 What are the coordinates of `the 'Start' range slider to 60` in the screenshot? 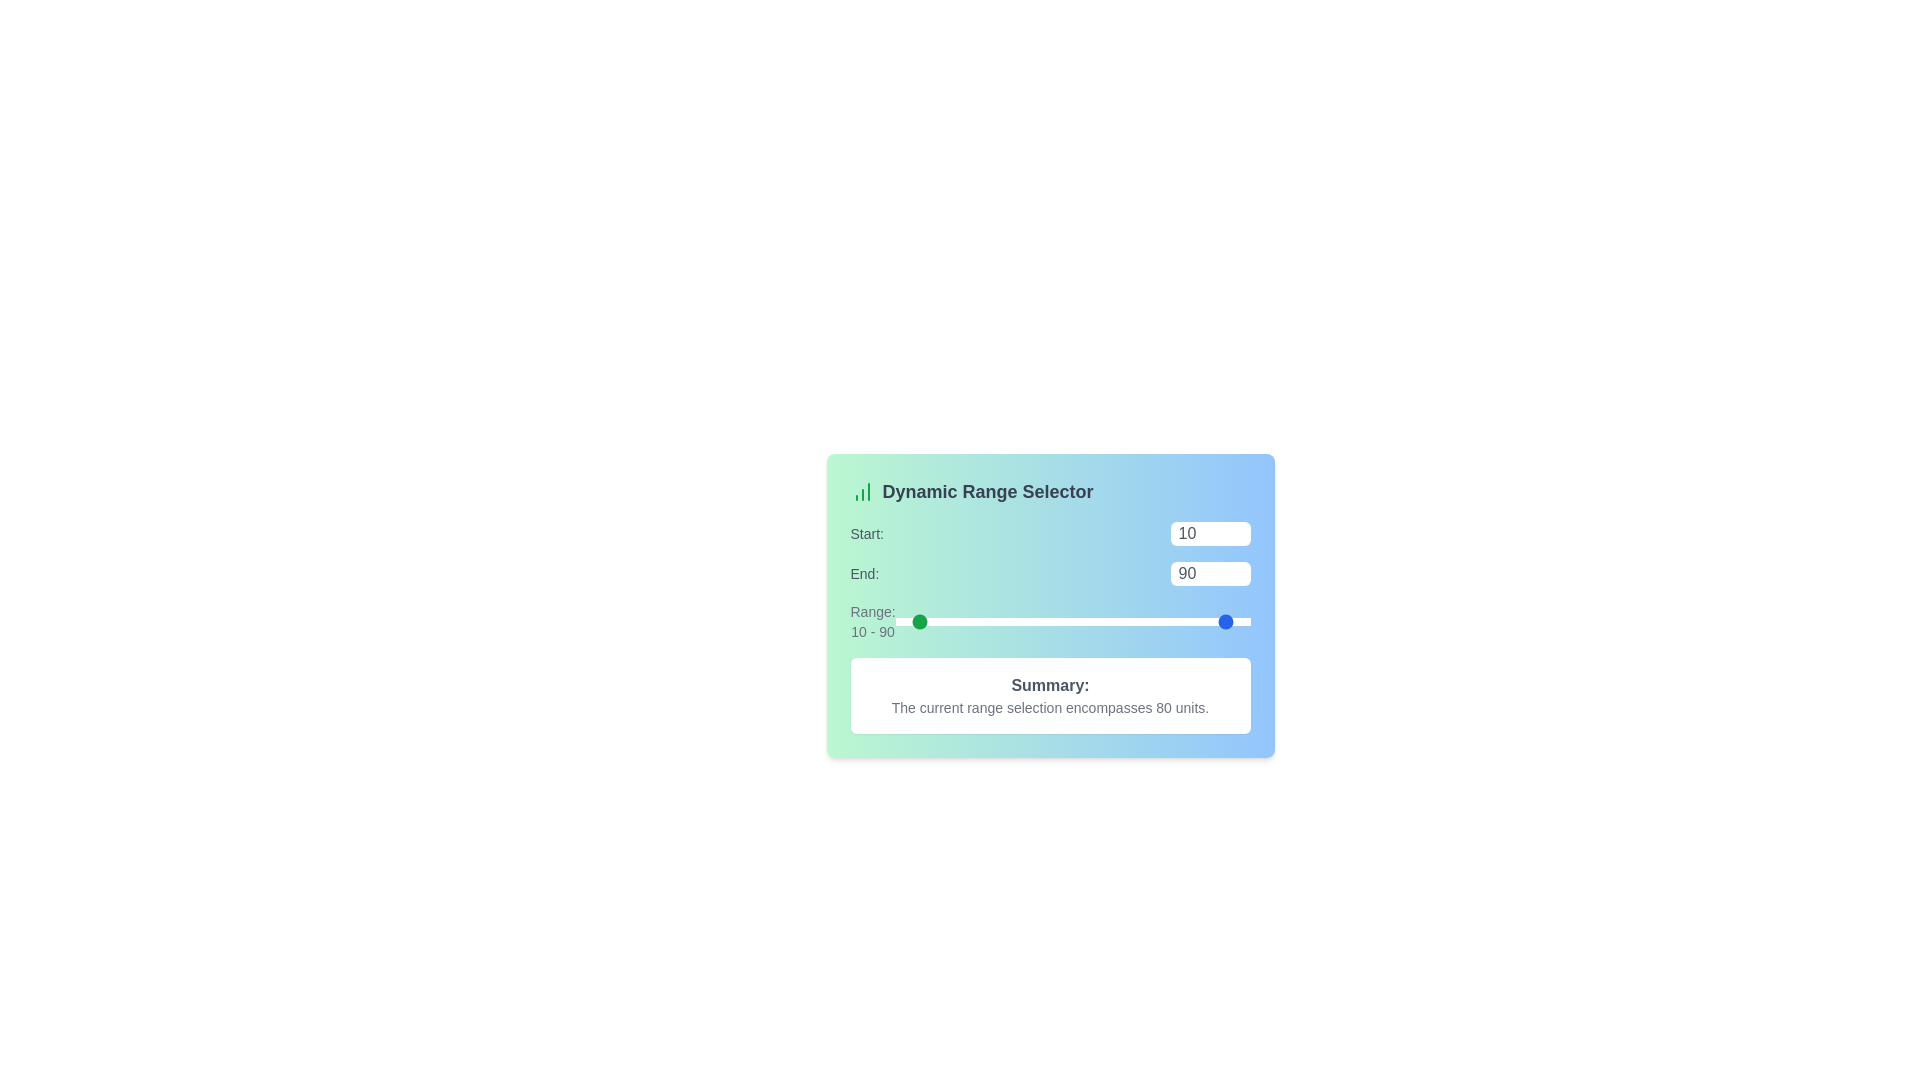 It's located at (1002, 620).